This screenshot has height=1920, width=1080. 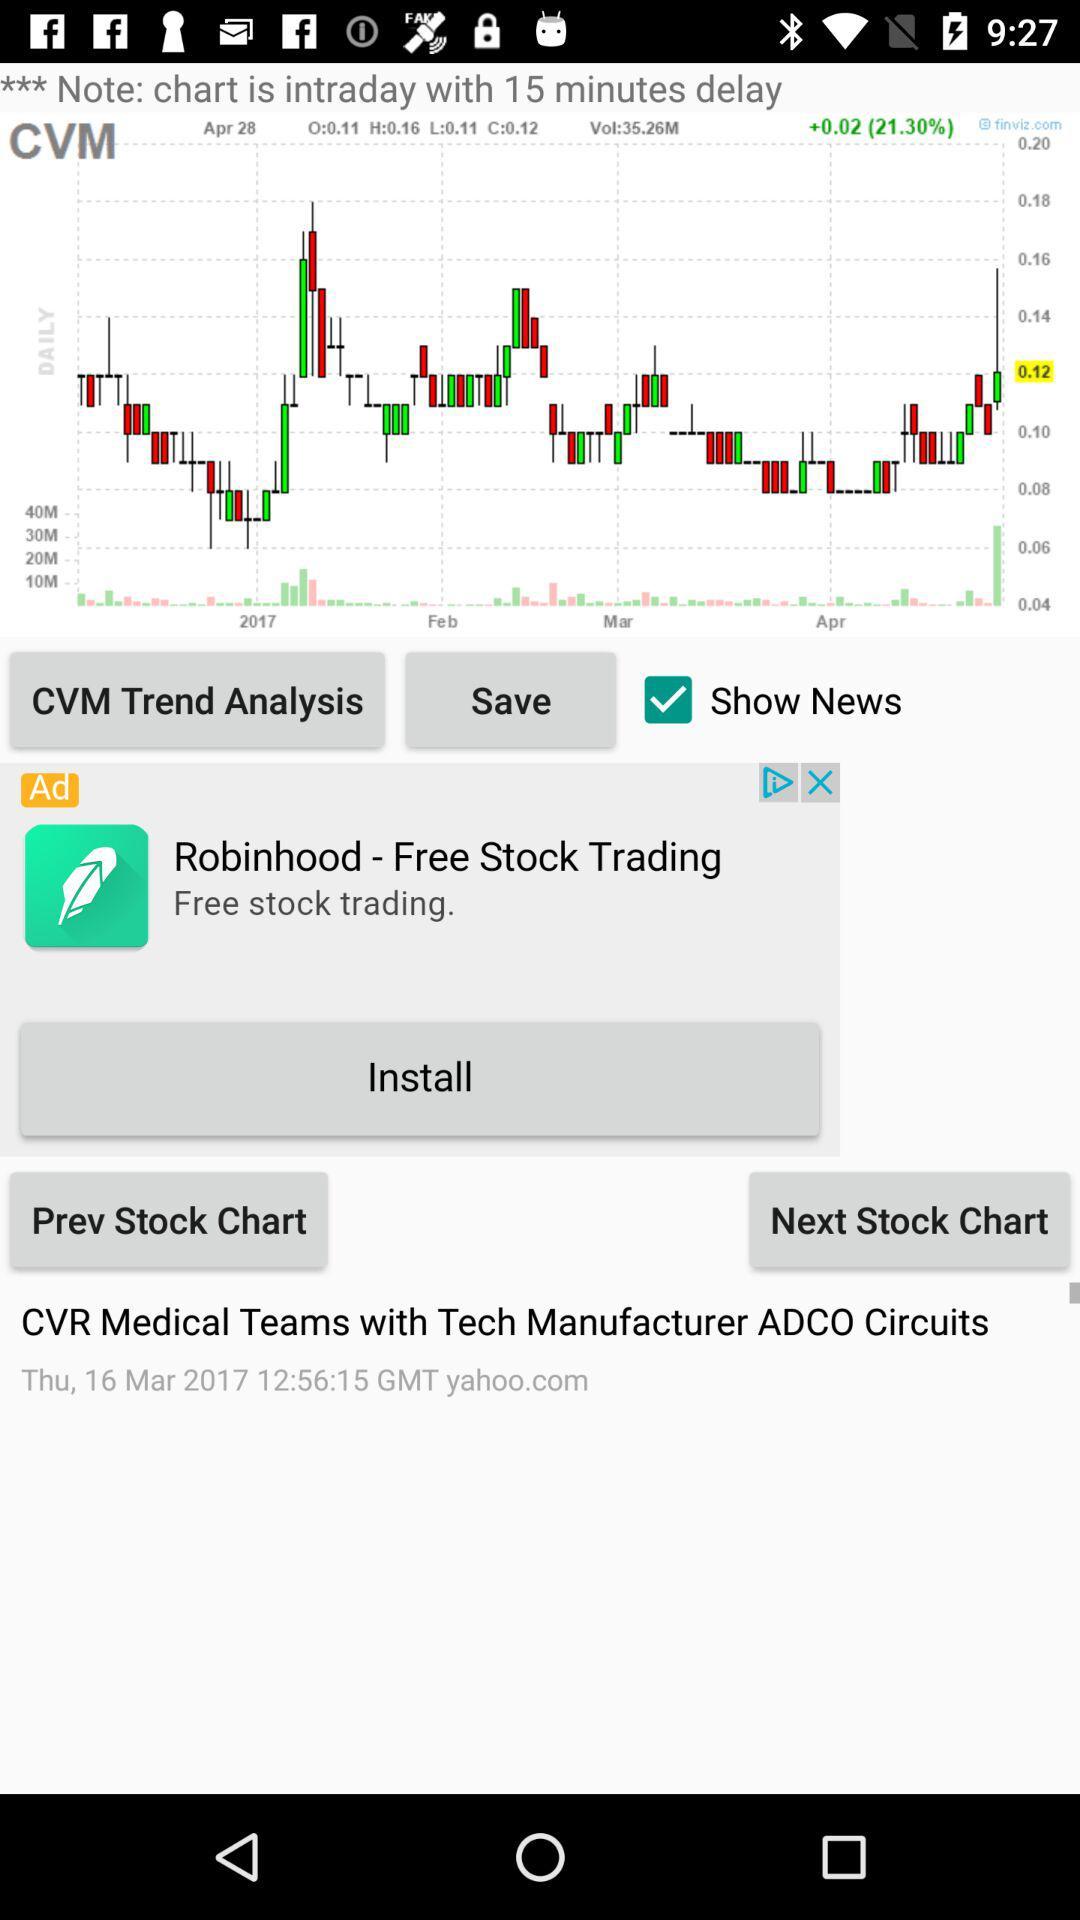 I want to click on install app, so click(x=419, y=958).